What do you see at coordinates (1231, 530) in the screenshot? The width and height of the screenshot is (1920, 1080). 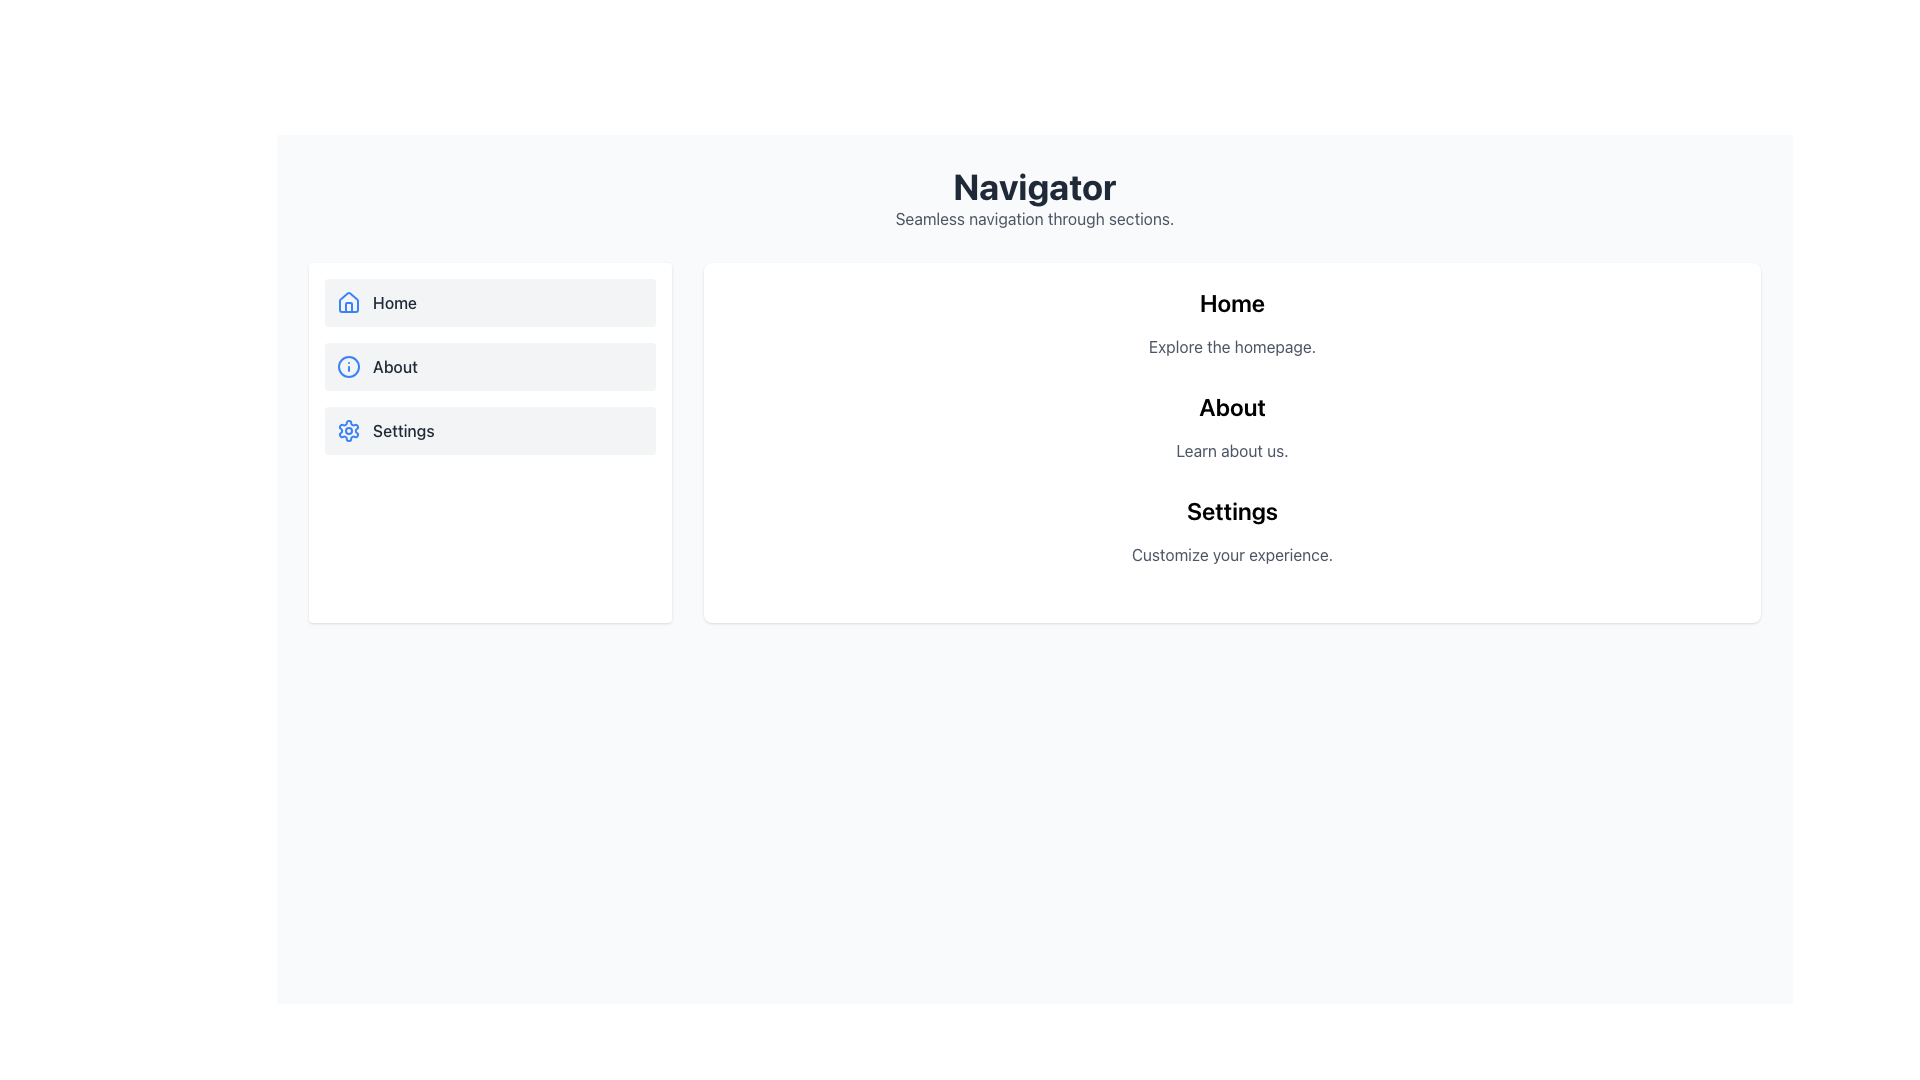 I see `the 'Settings' header element, which is the third item in a vertical list of sections` at bounding box center [1231, 530].